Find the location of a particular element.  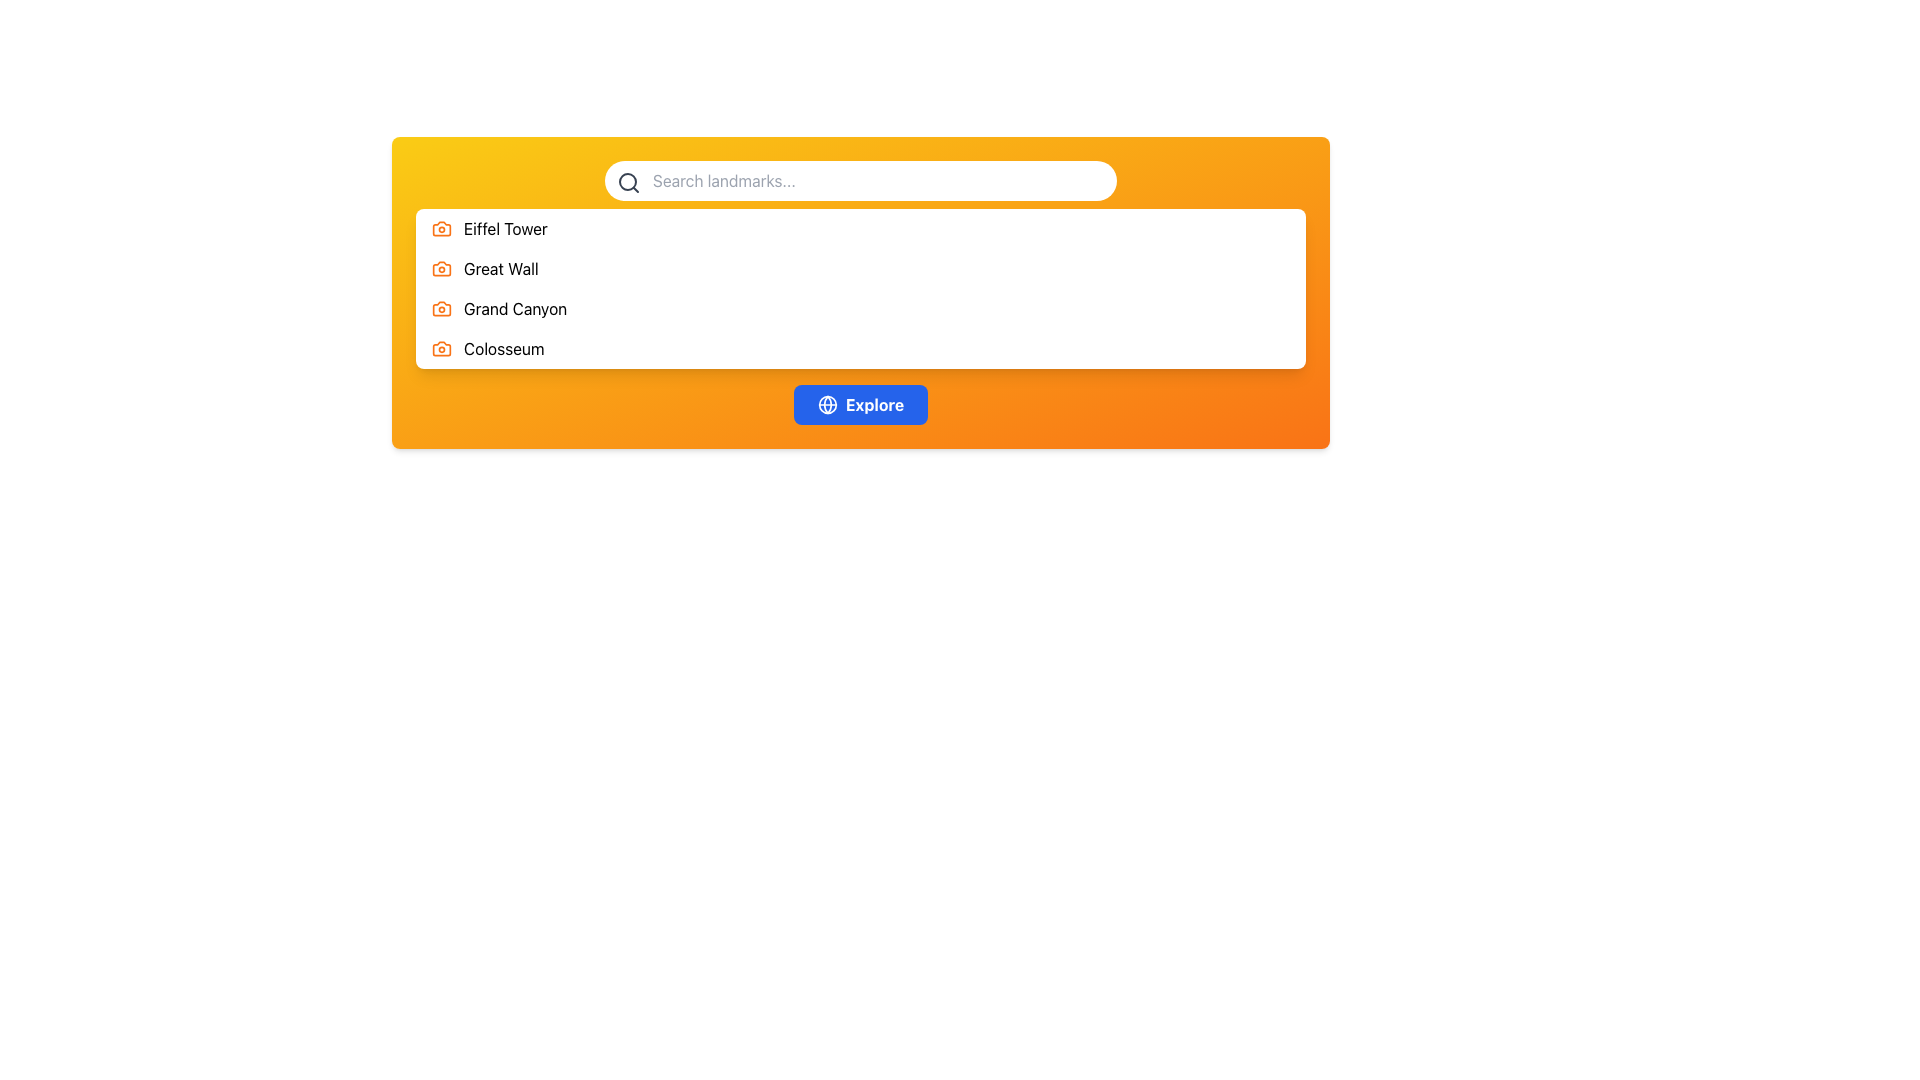

the circular outline of the globe icon located near the top right of the main interface, adjacent to the search bar is located at coordinates (827, 405).